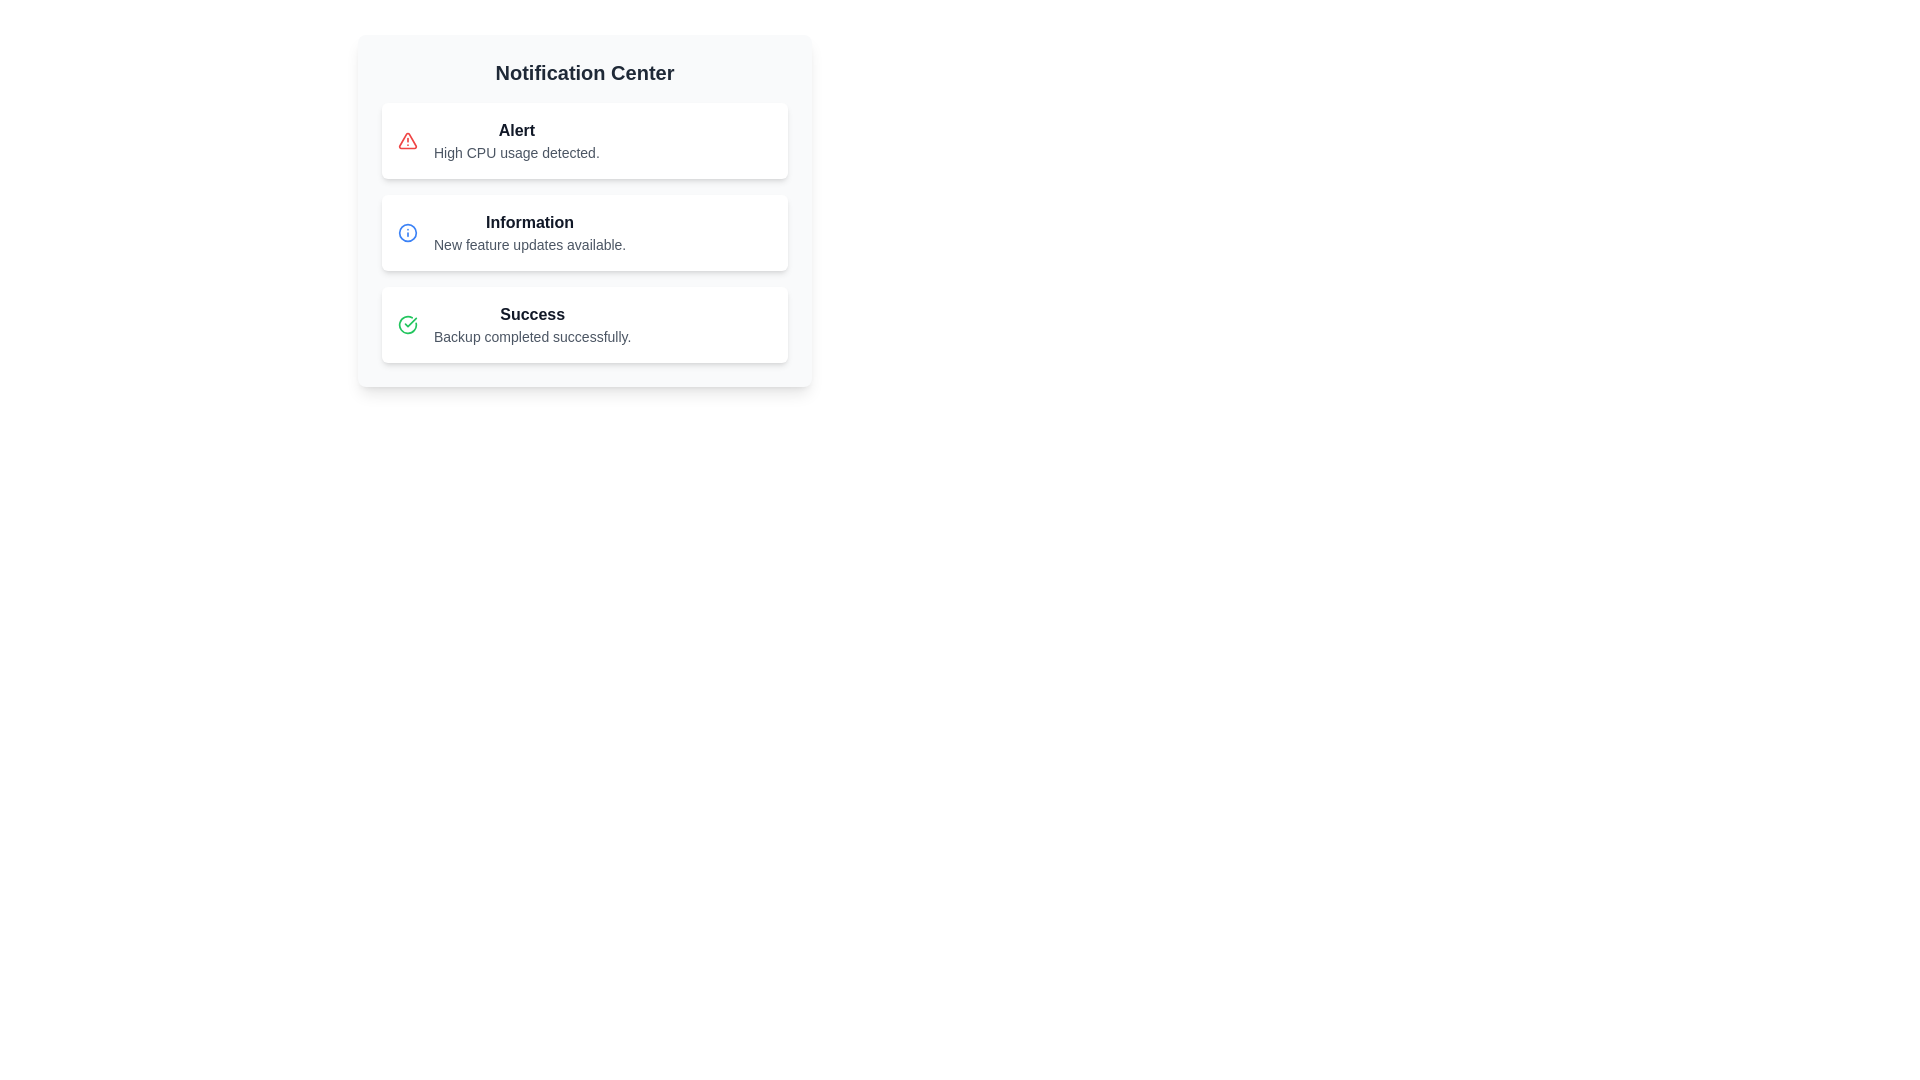 This screenshot has height=1080, width=1920. I want to click on the third notification in the 'Notification Center' panel that indicates a successful backup operation, positioned below the 'Information' notification, so click(532, 323).